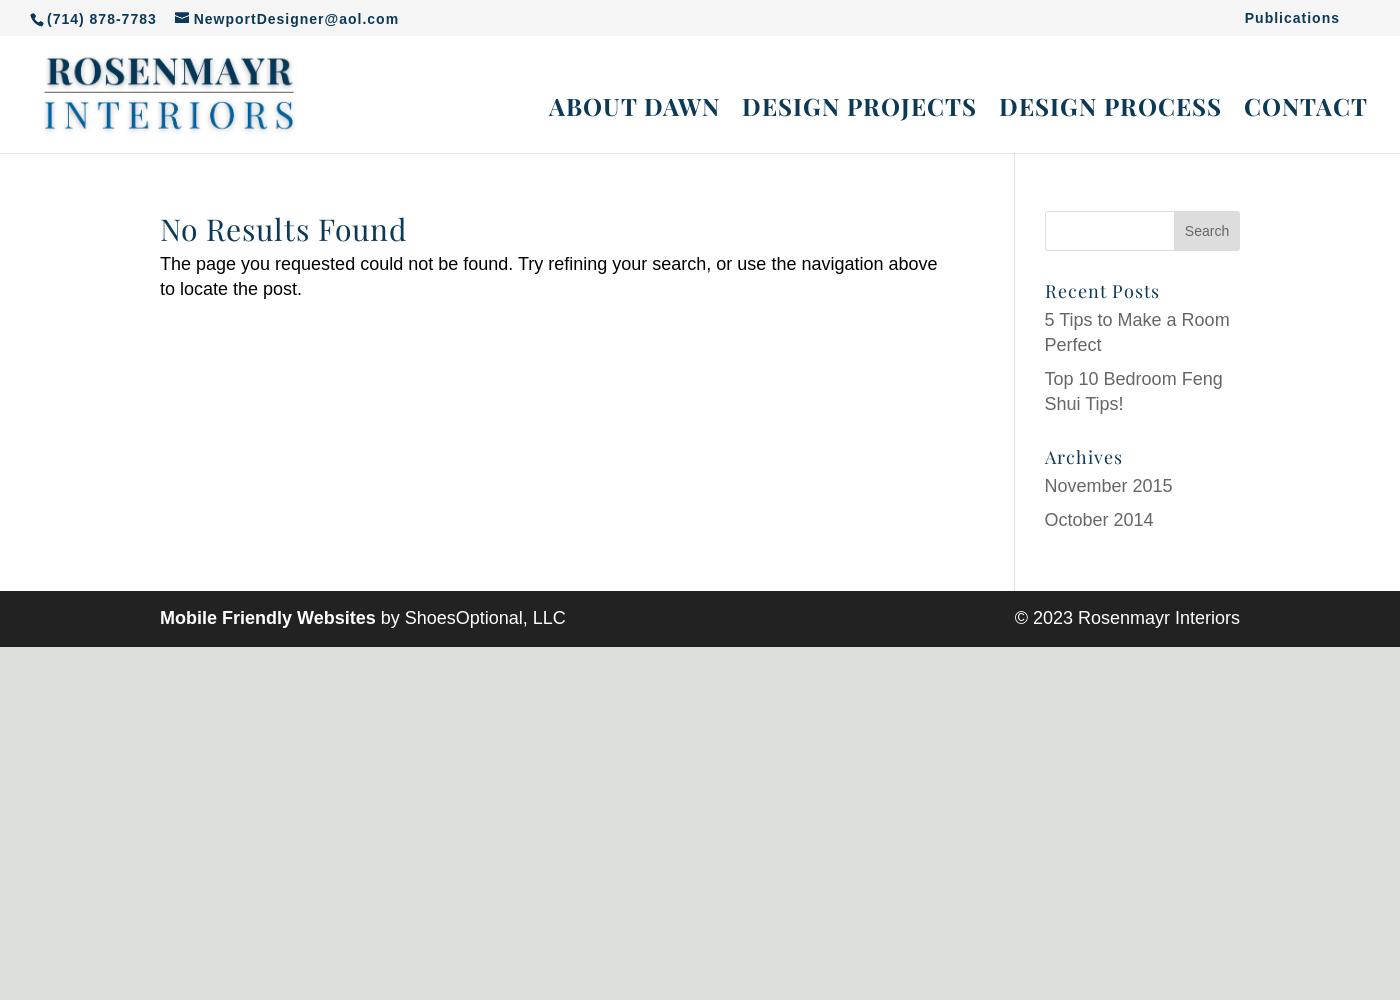  Describe the element at coordinates (160, 617) in the screenshot. I see `'Mobile Friendly Websites'` at that location.